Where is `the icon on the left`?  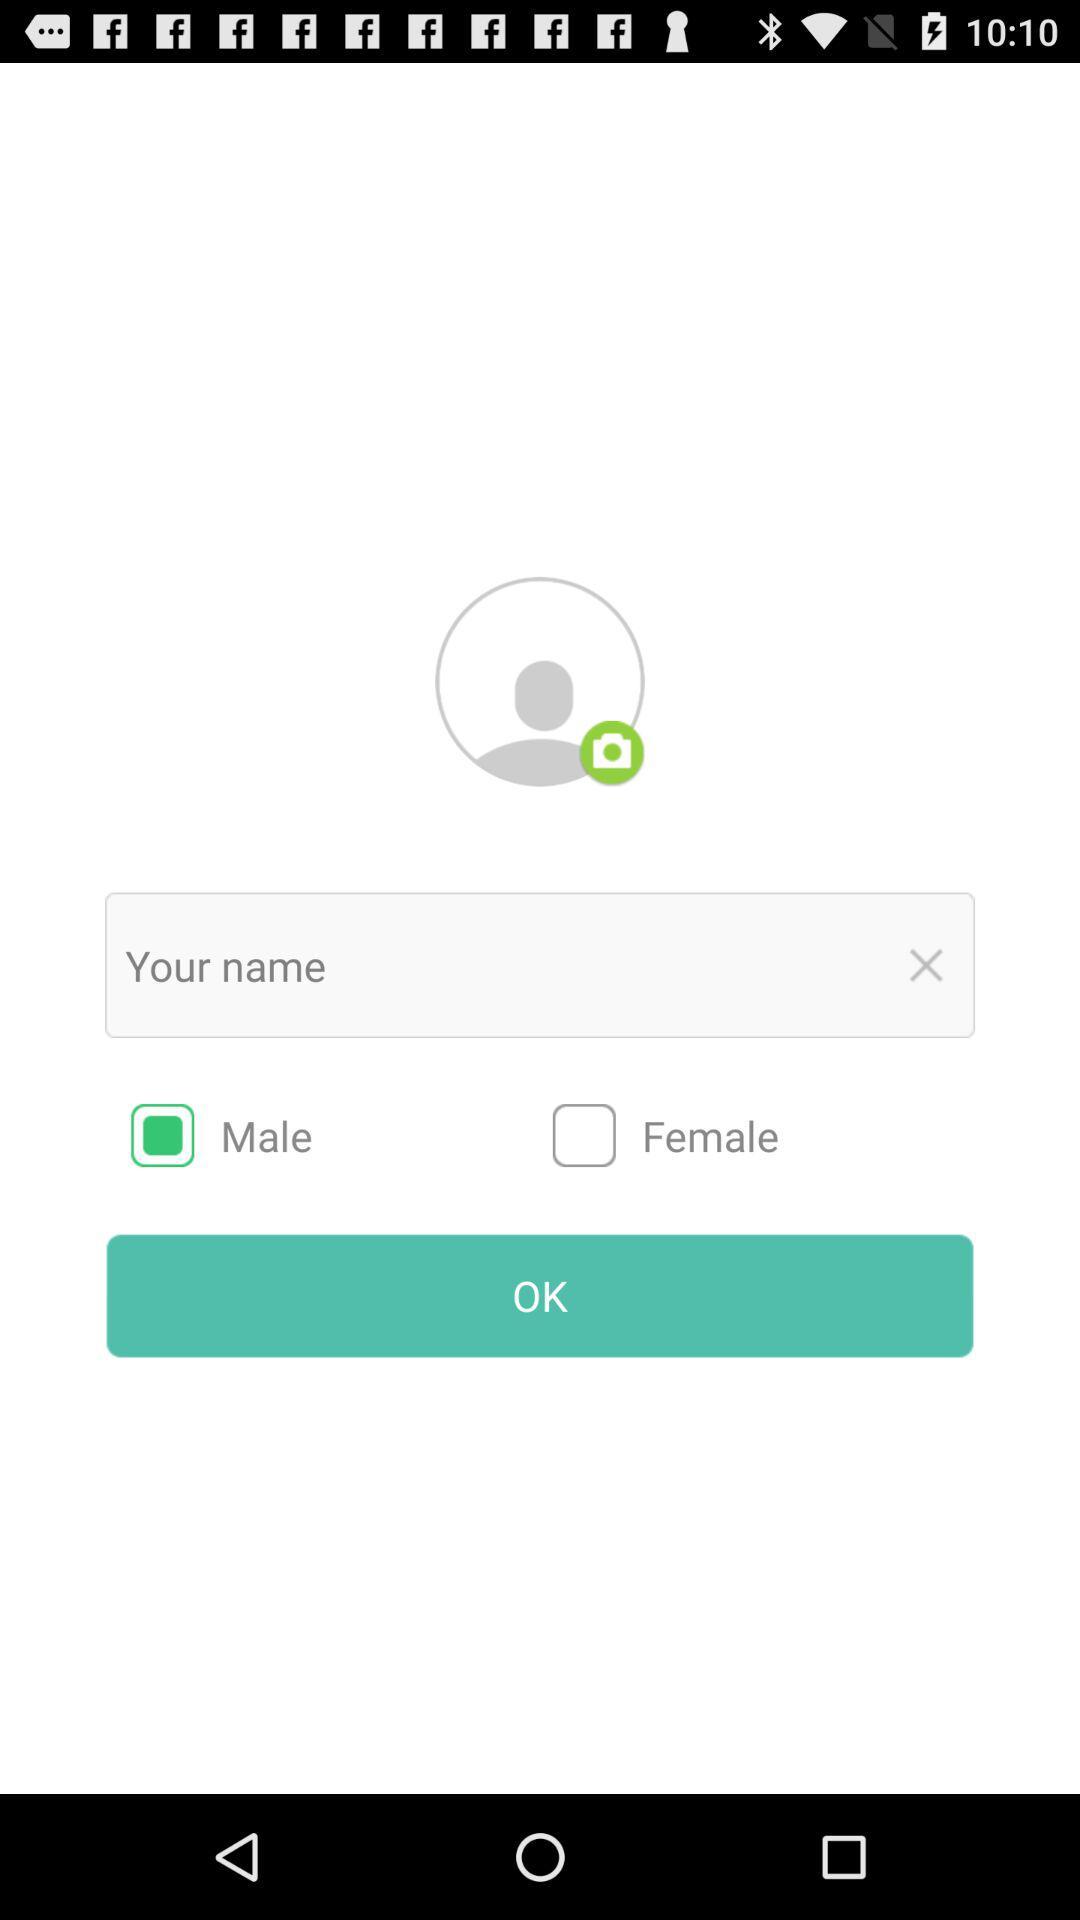
the icon on the left is located at coordinates (341, 1135).